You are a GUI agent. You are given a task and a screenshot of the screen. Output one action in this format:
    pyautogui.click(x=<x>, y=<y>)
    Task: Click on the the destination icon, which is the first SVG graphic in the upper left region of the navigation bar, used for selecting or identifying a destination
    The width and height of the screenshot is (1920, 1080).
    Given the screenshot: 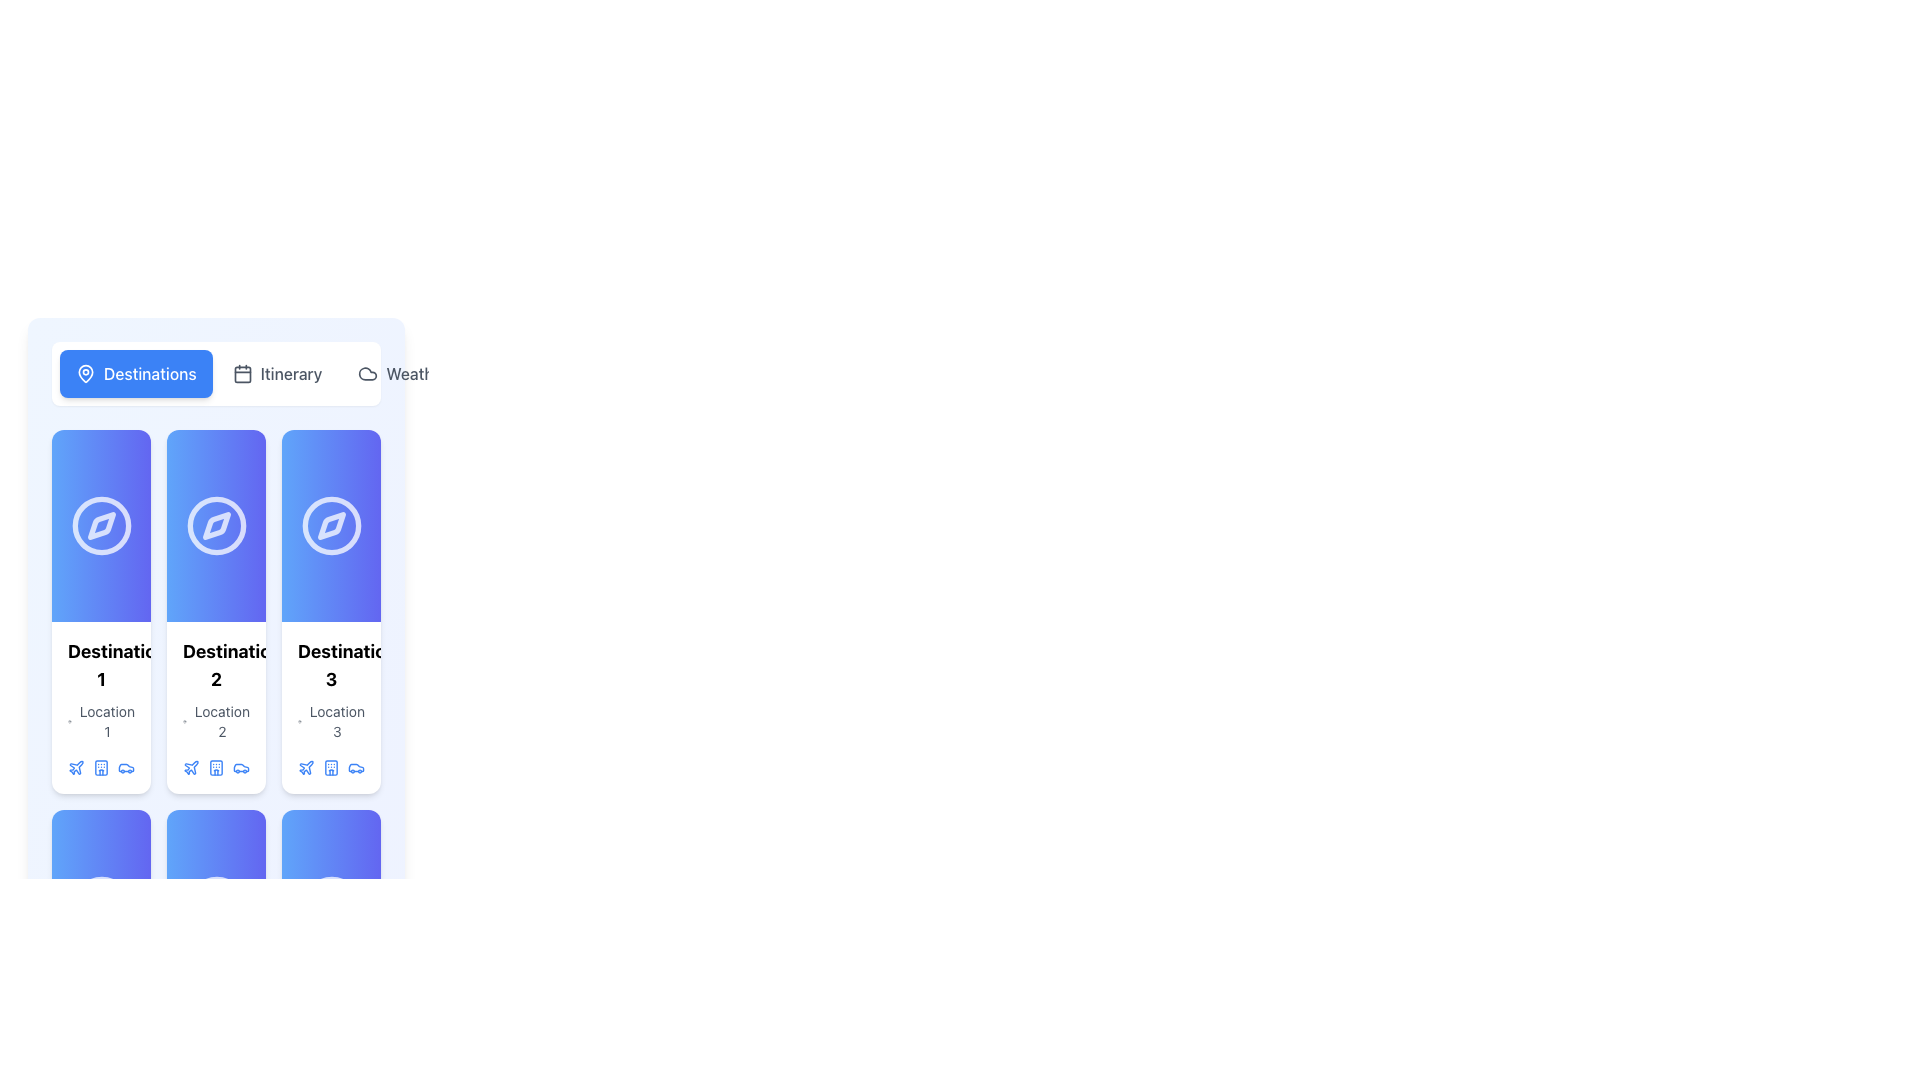 What is the action you would take?
    pyautogui.click(x=85, y=373)
    